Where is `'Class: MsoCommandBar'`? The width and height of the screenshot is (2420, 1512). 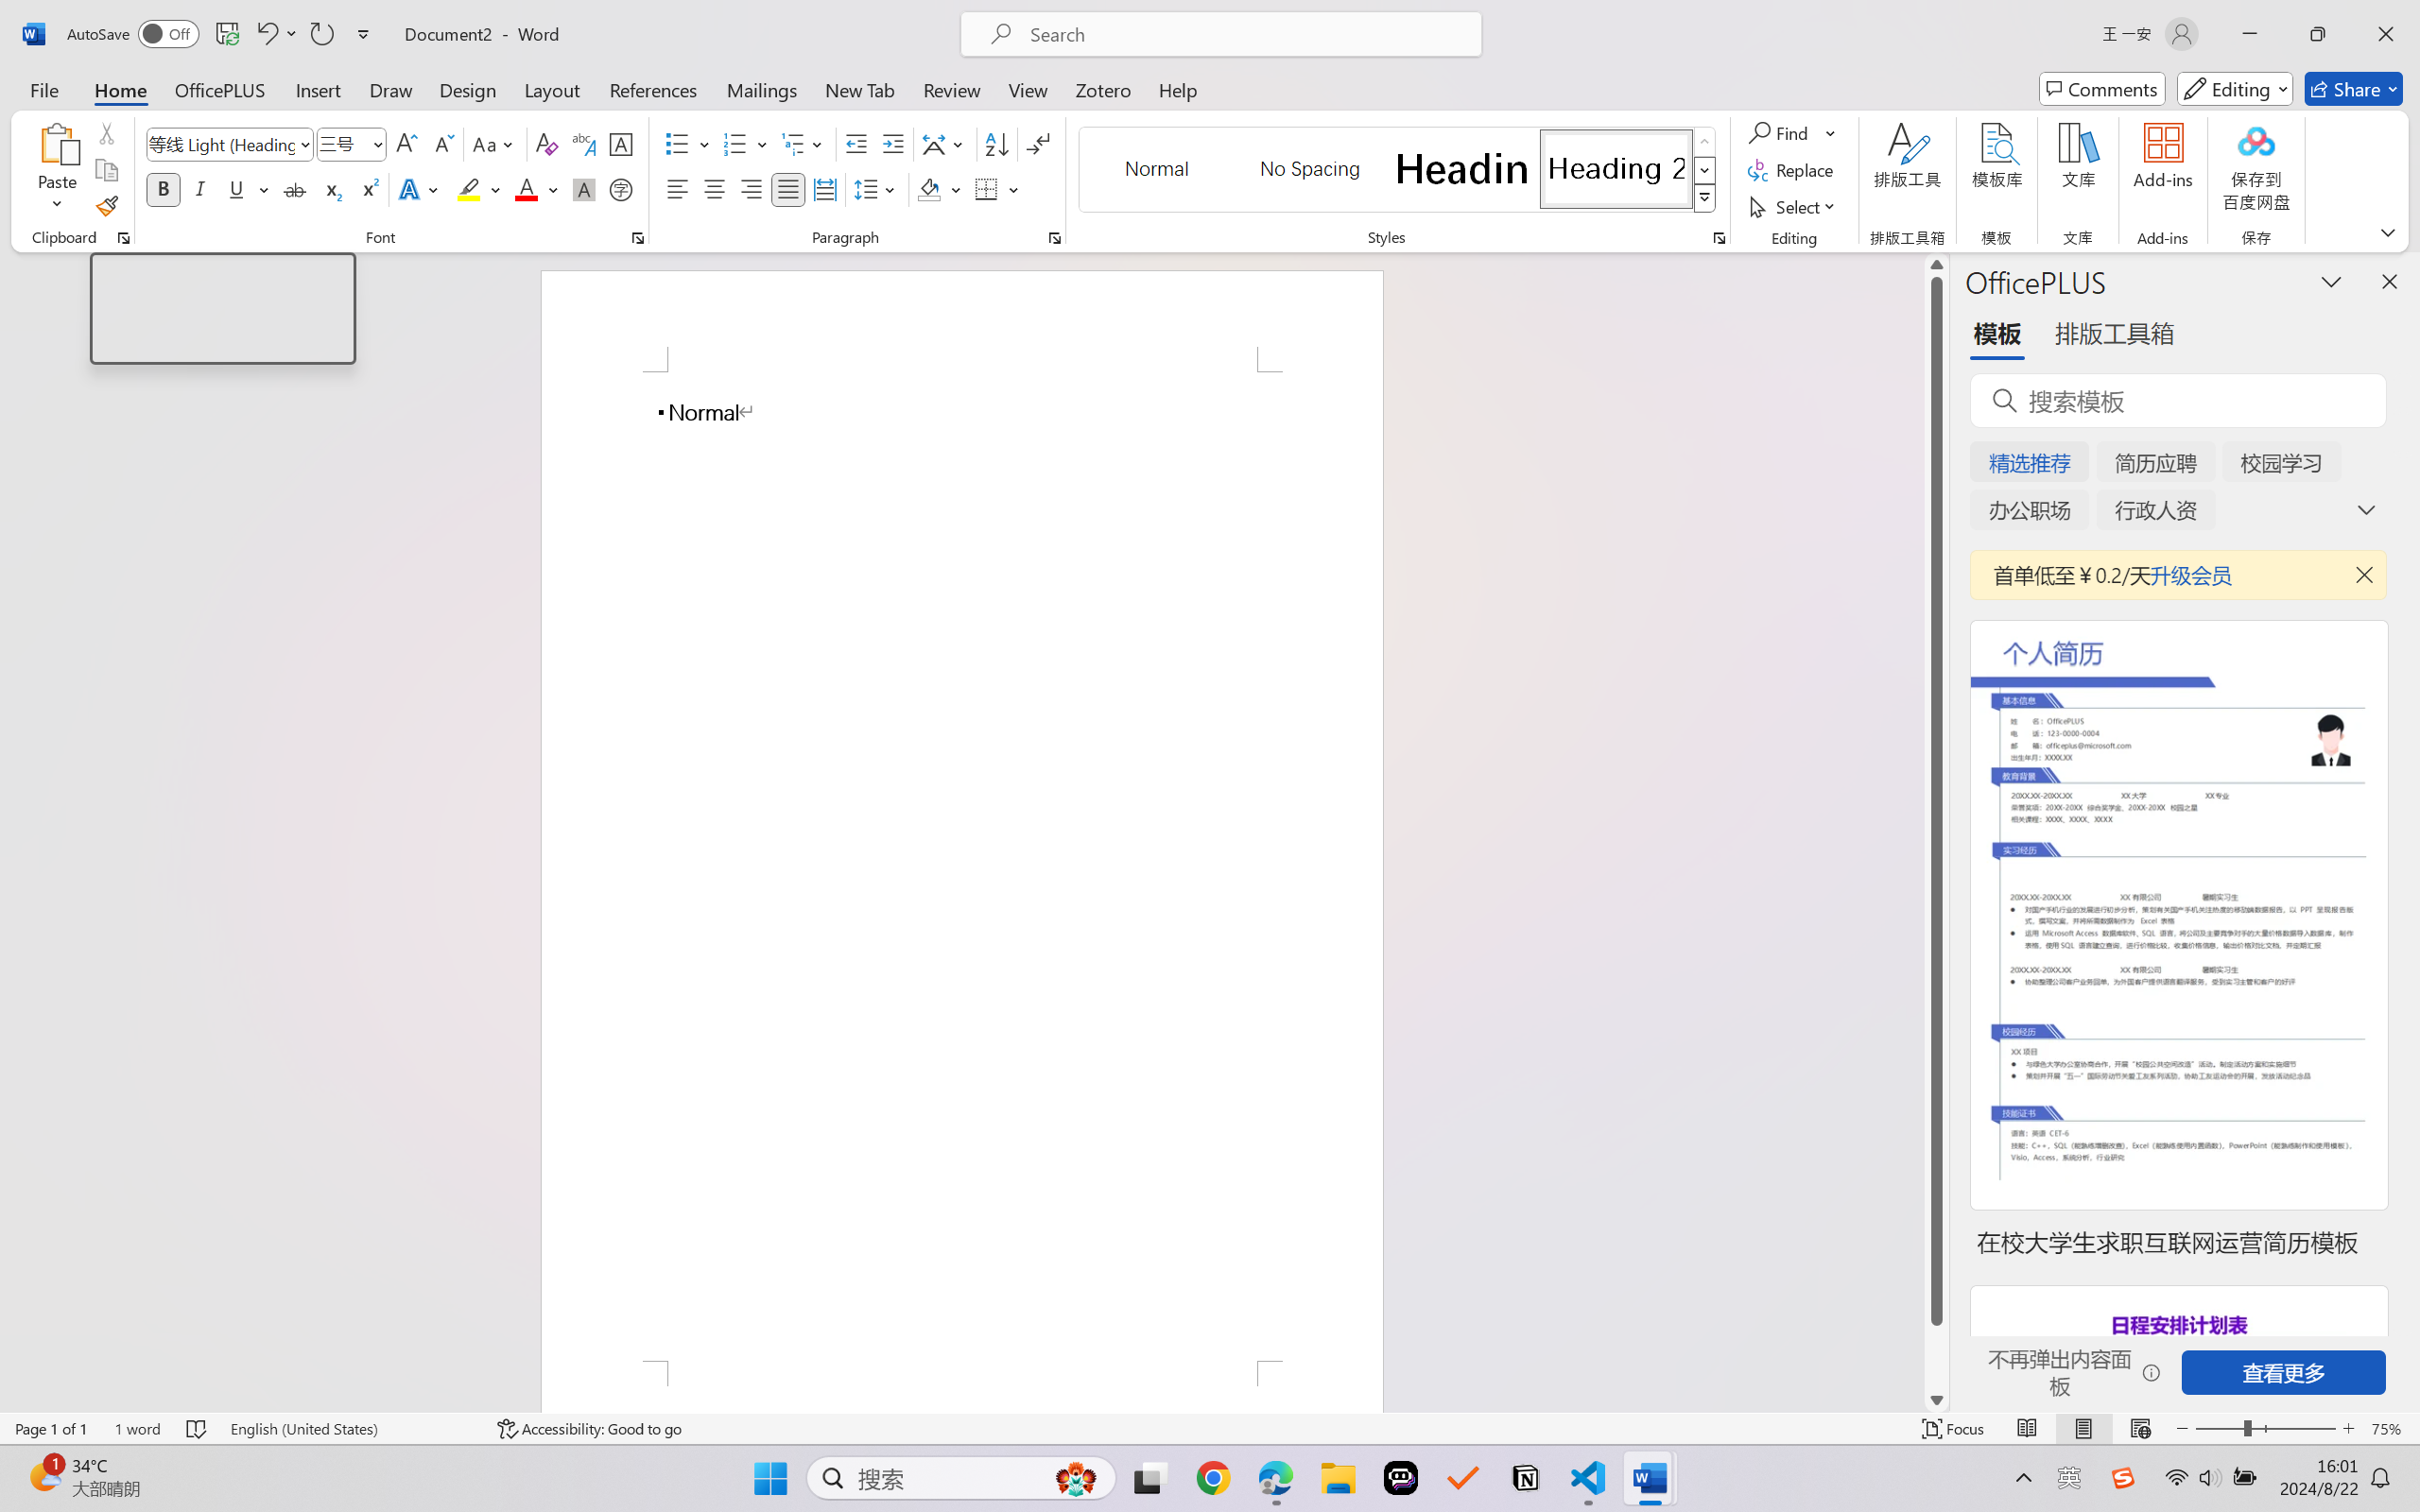 'Class: MsoCommandBar' is located at coordinates (1210, 1428).